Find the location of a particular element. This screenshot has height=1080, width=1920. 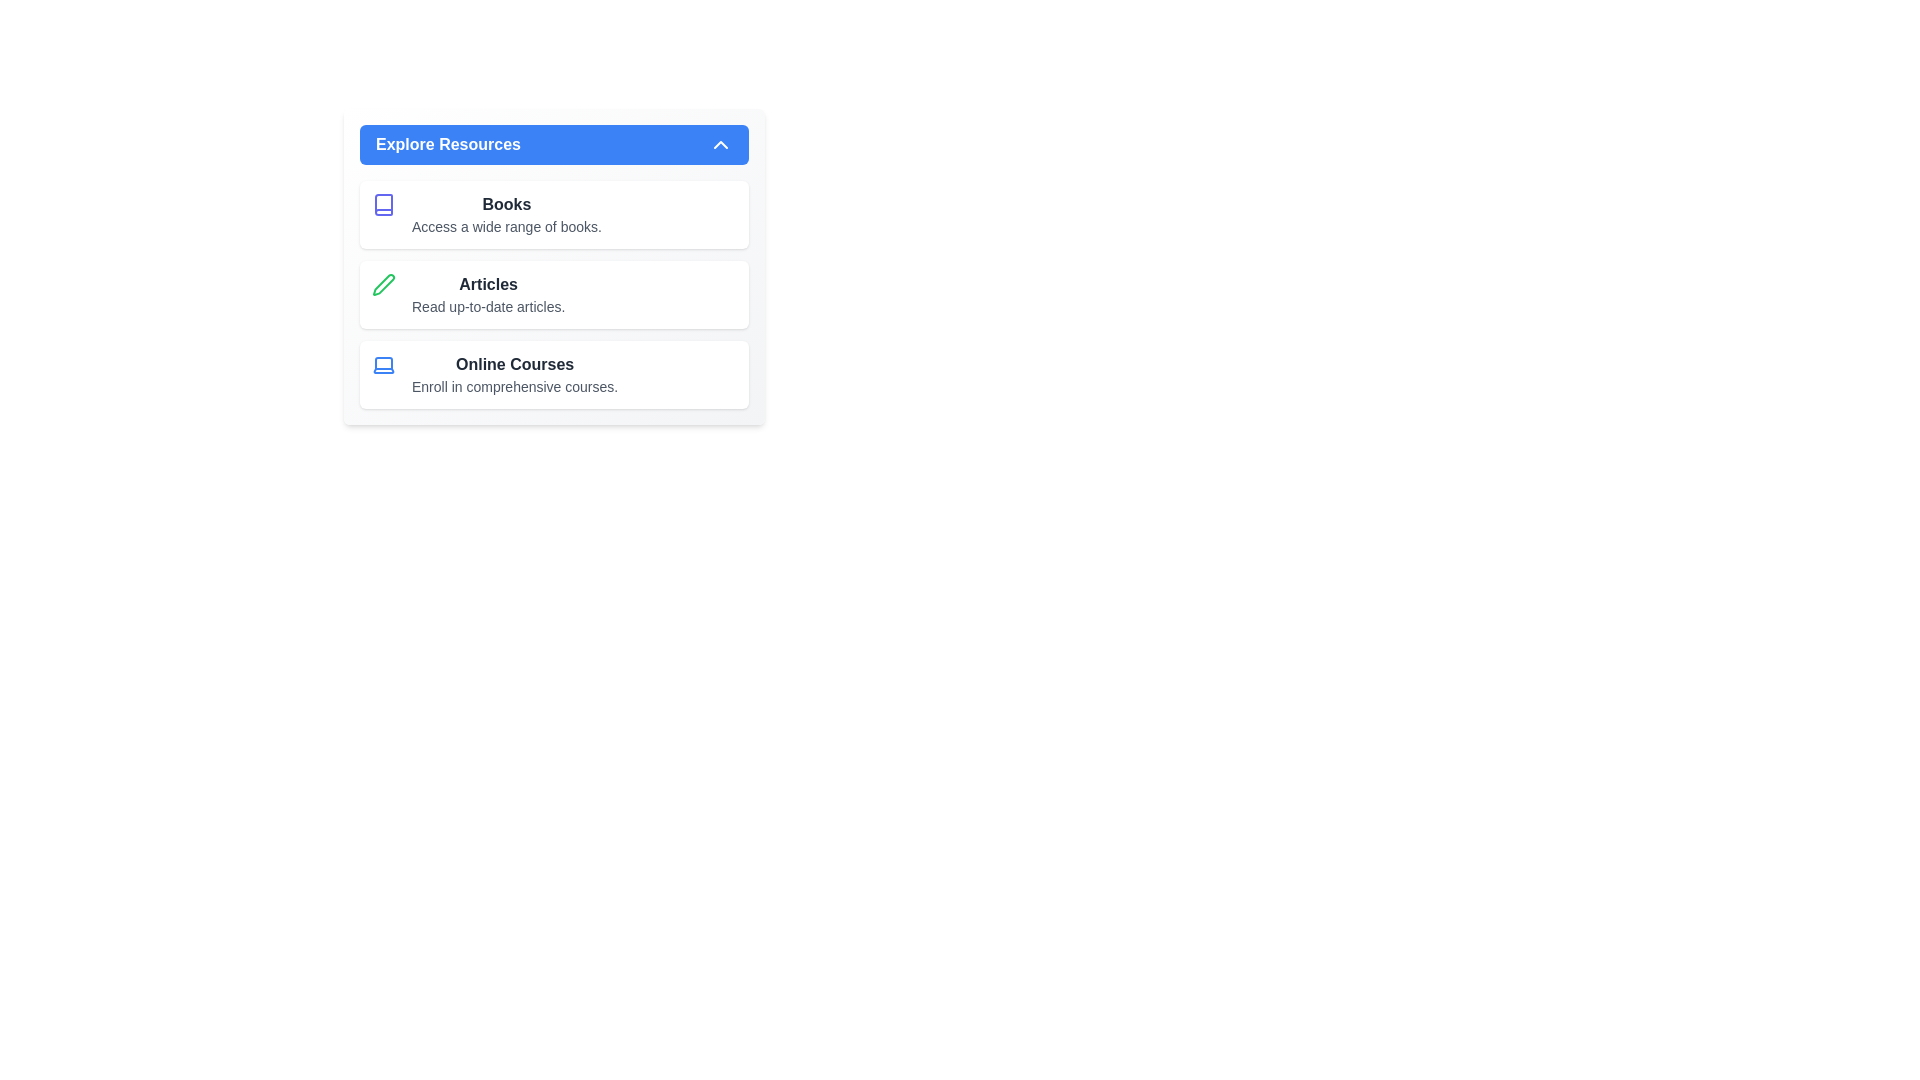

the 'Articles' list item in the navigational menu is located at coordinates (554, 294).